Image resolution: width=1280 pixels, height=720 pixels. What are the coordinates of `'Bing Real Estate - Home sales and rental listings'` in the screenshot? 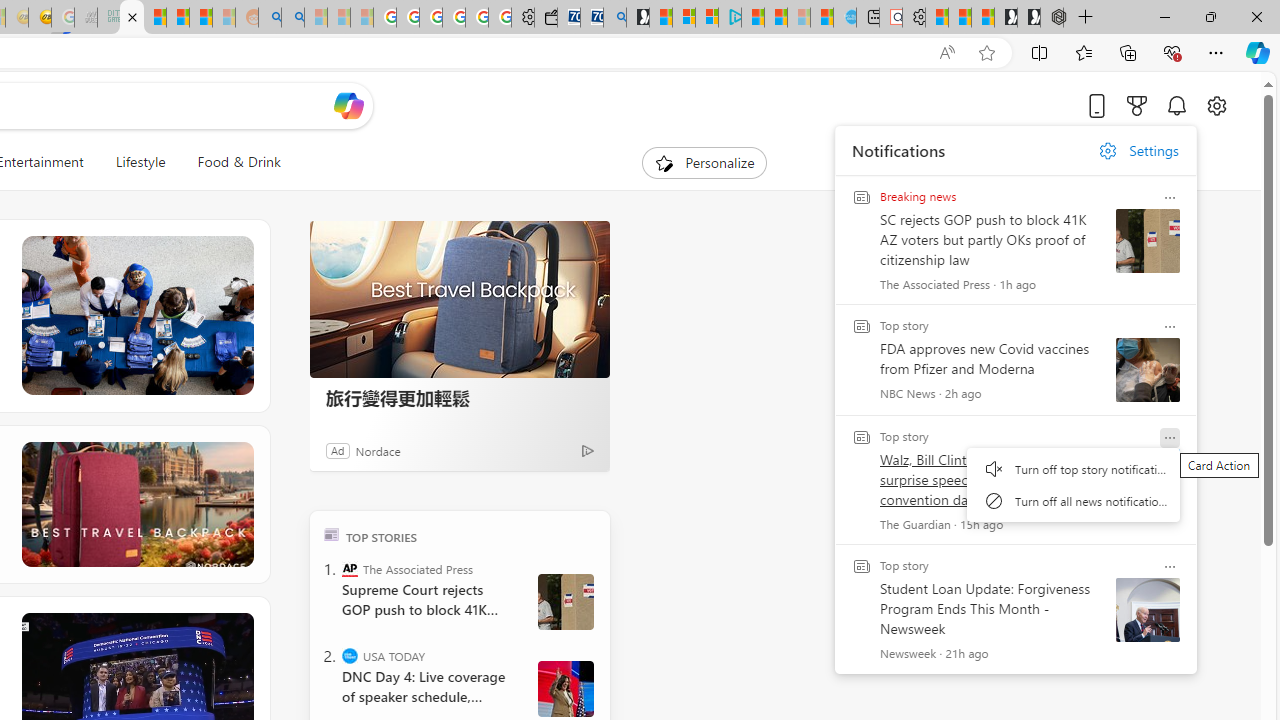 It's located at (614, 17).